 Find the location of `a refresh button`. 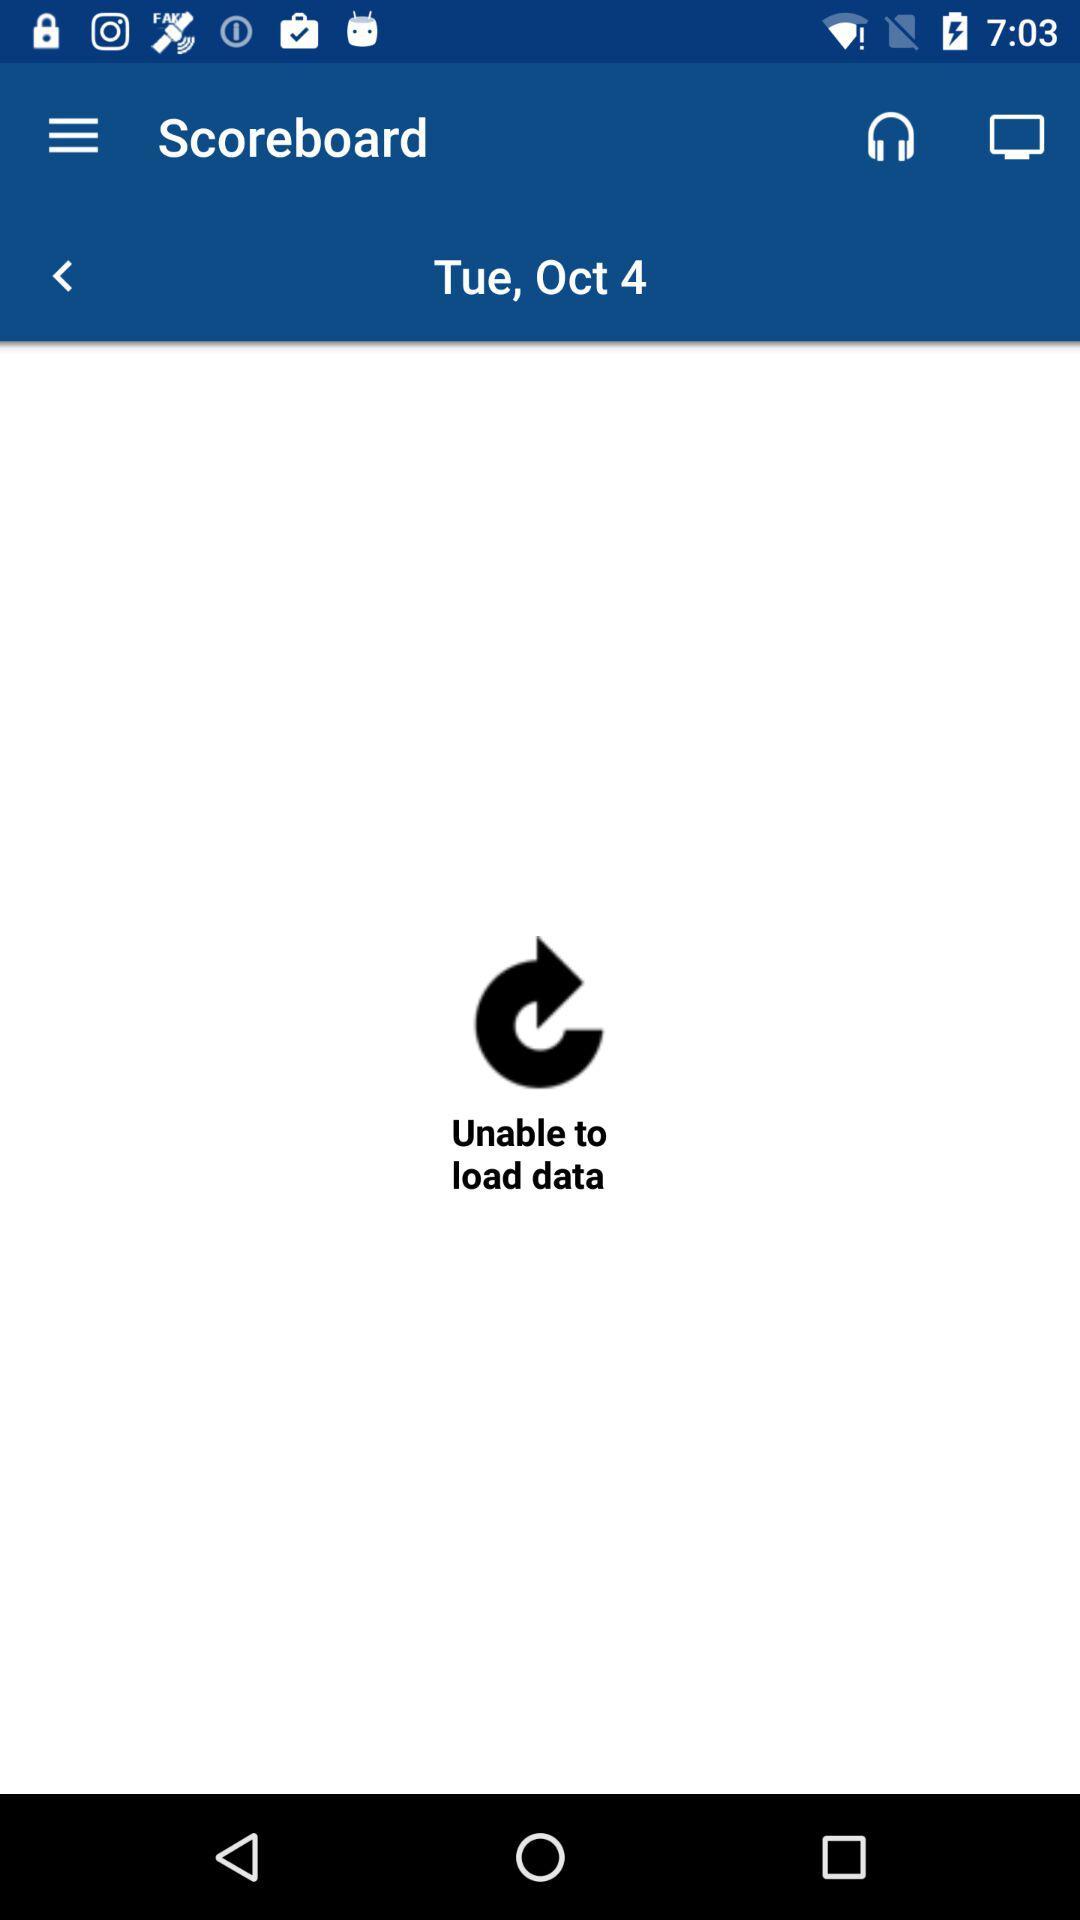

a refresh button is located at coordinates (538, 1021).